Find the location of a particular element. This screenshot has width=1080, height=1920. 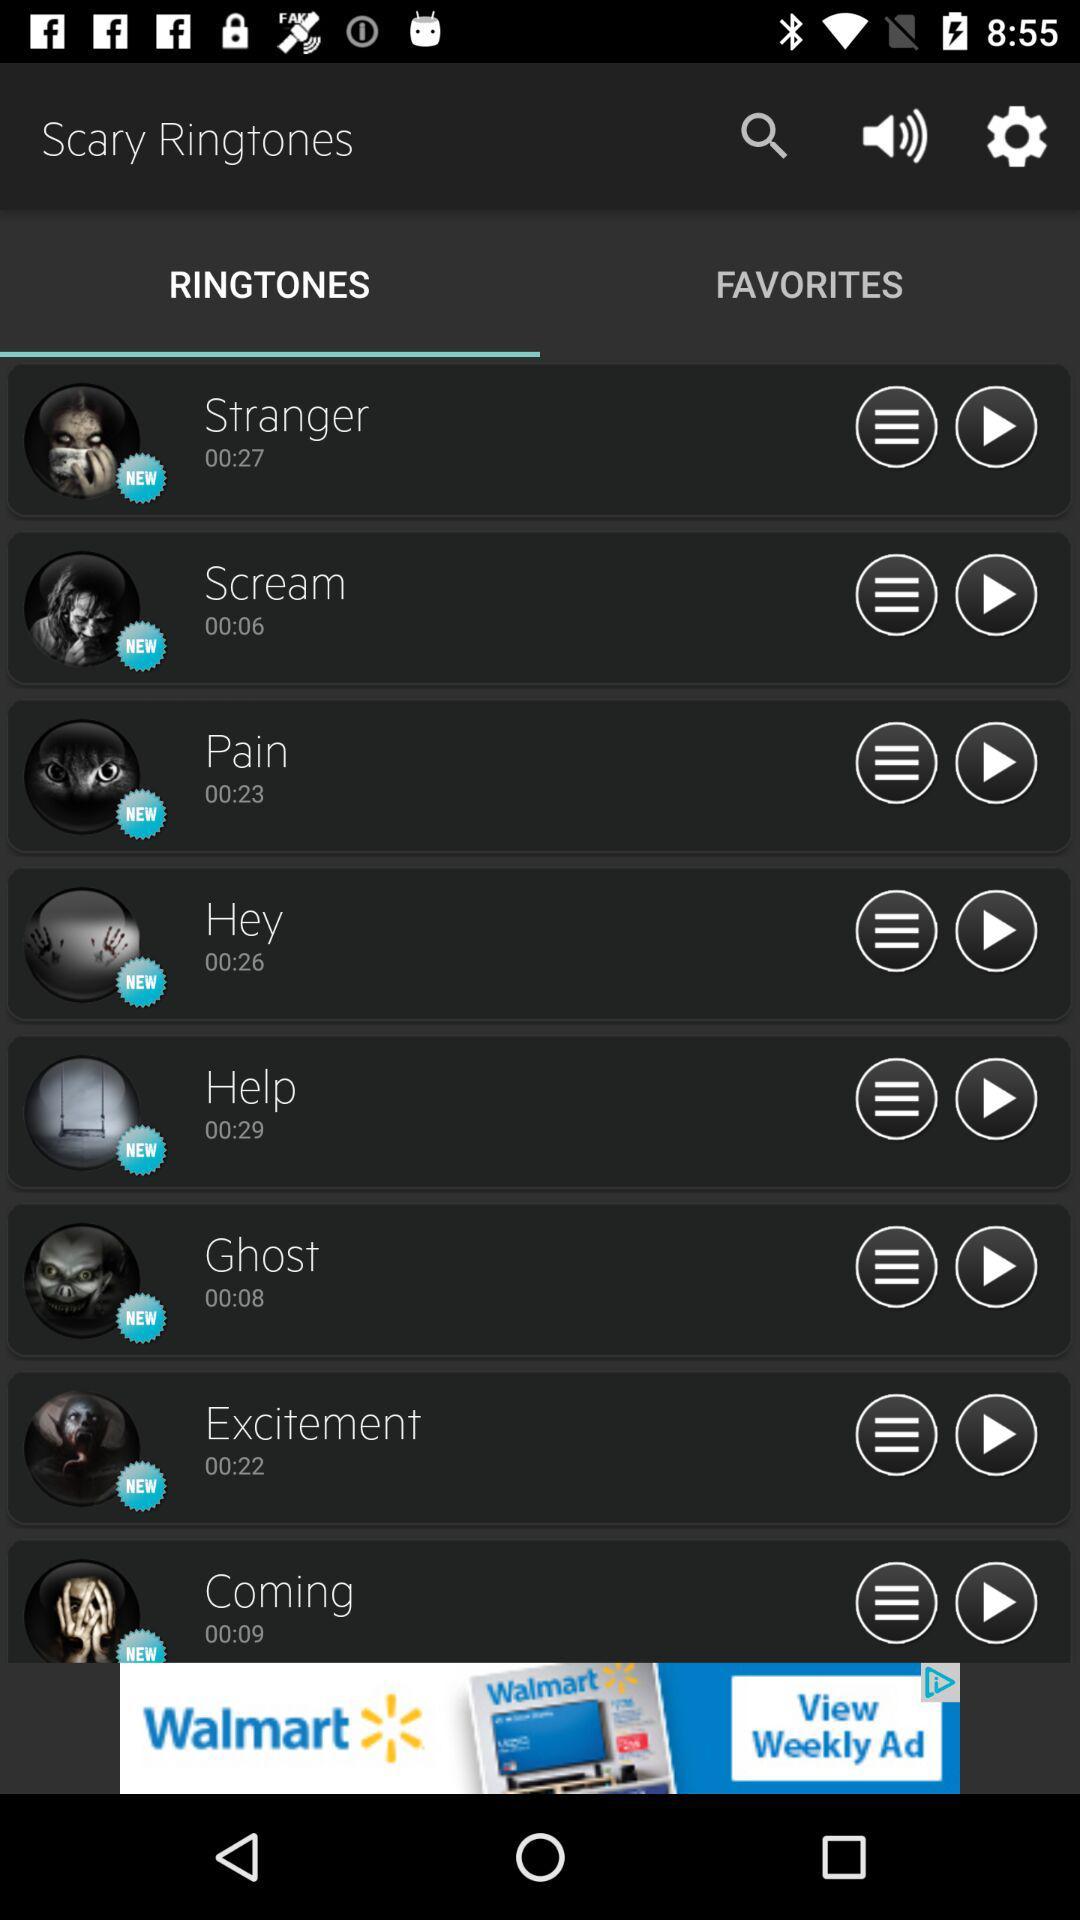

options is located at coordinates (895, 1267).